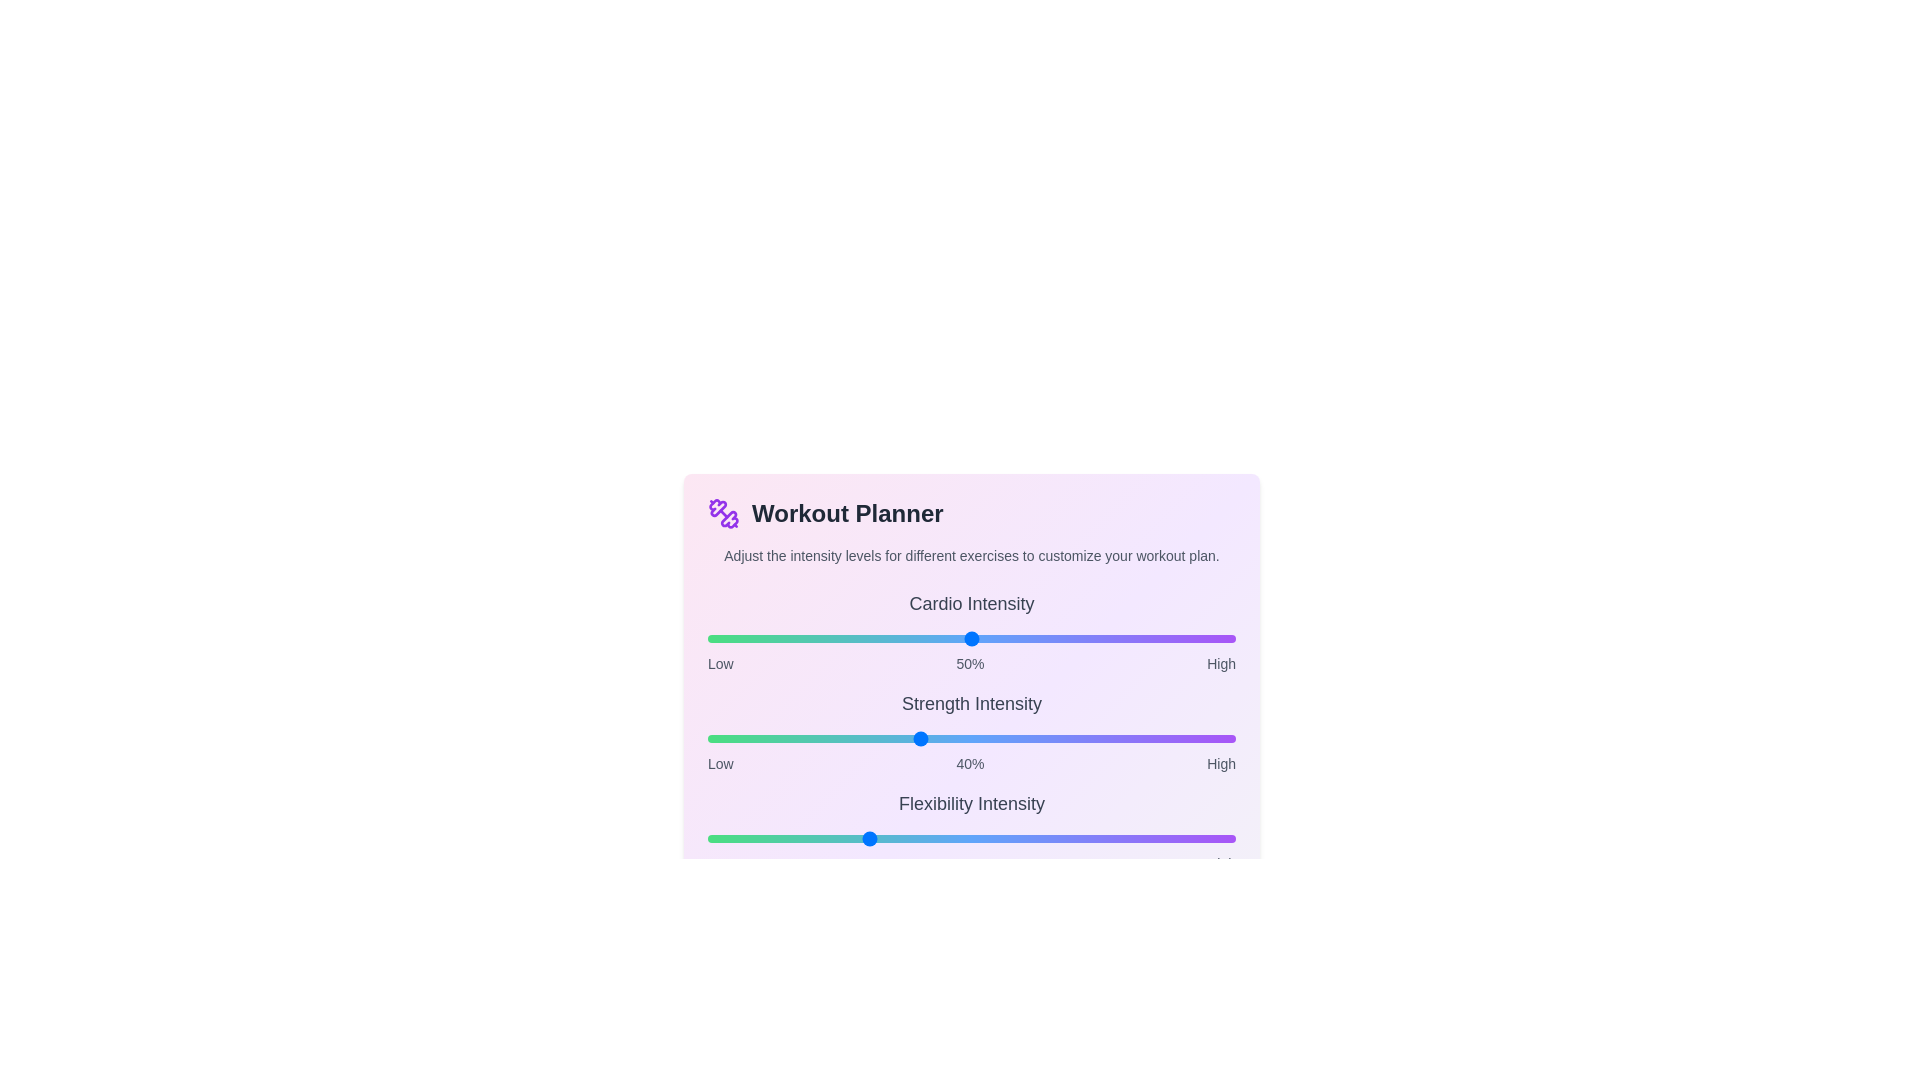  What do you see at coordinates (786, 839) in the screenshot?
I see `the intensity of the 2 slider to 15%` at bounding box center [786, 839].